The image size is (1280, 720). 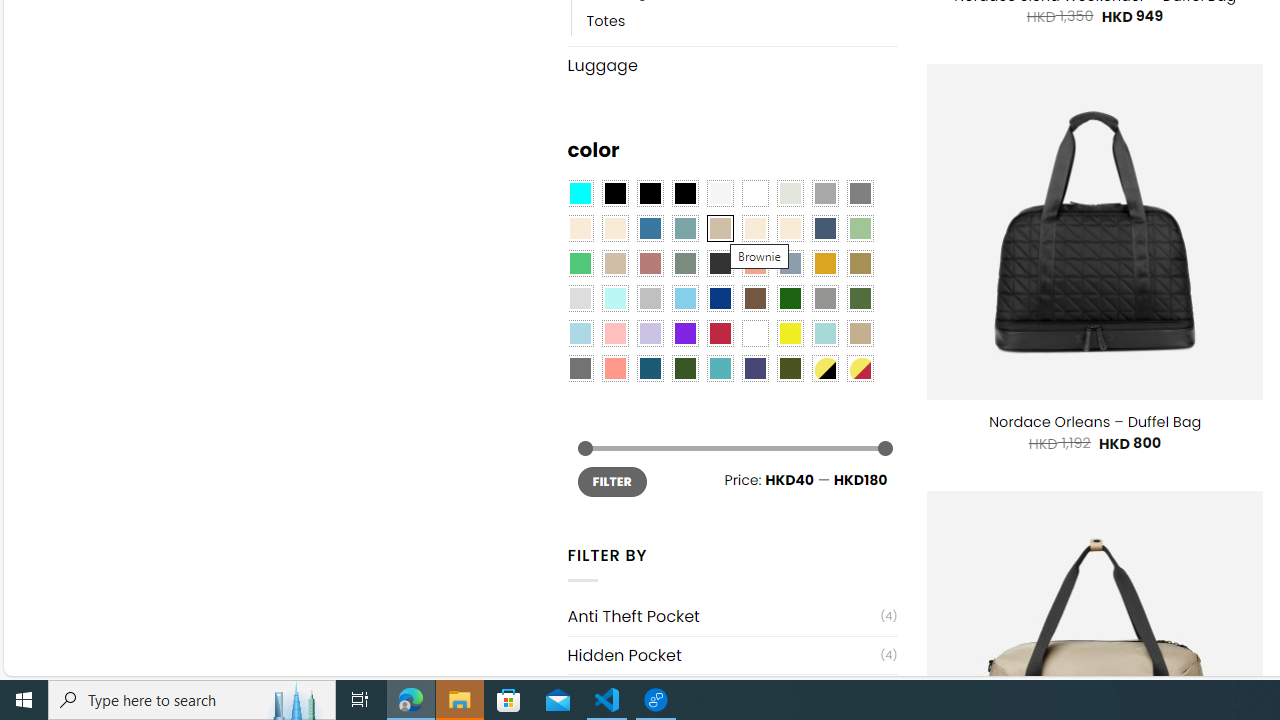 What do you see at coordinates (860, 194) in the screenshot?
I see `'All Gray'` at bounding box center [860, 194].